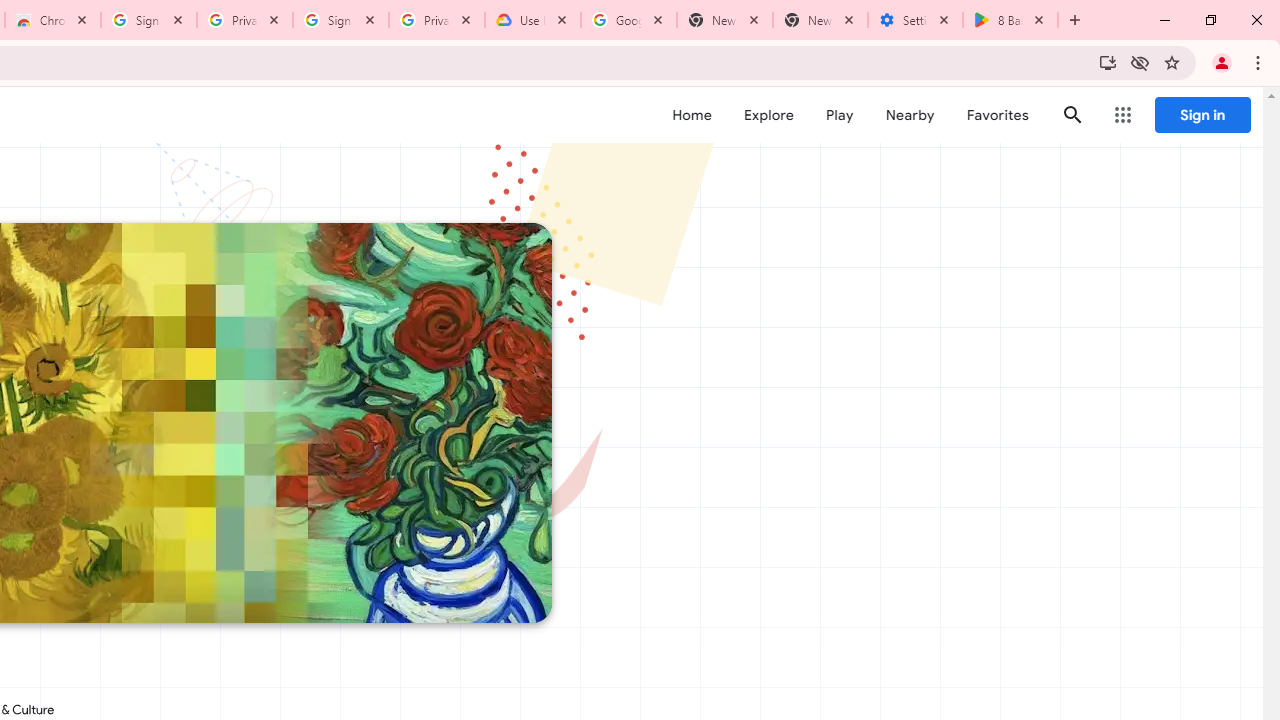 This screenshot has height=720, width=1280. What do you see at coordinates (1010, 20) in the screenshot?
I see `'8 Ball Pool - Apps on Google Play'` at bounding box center [1010, 20].